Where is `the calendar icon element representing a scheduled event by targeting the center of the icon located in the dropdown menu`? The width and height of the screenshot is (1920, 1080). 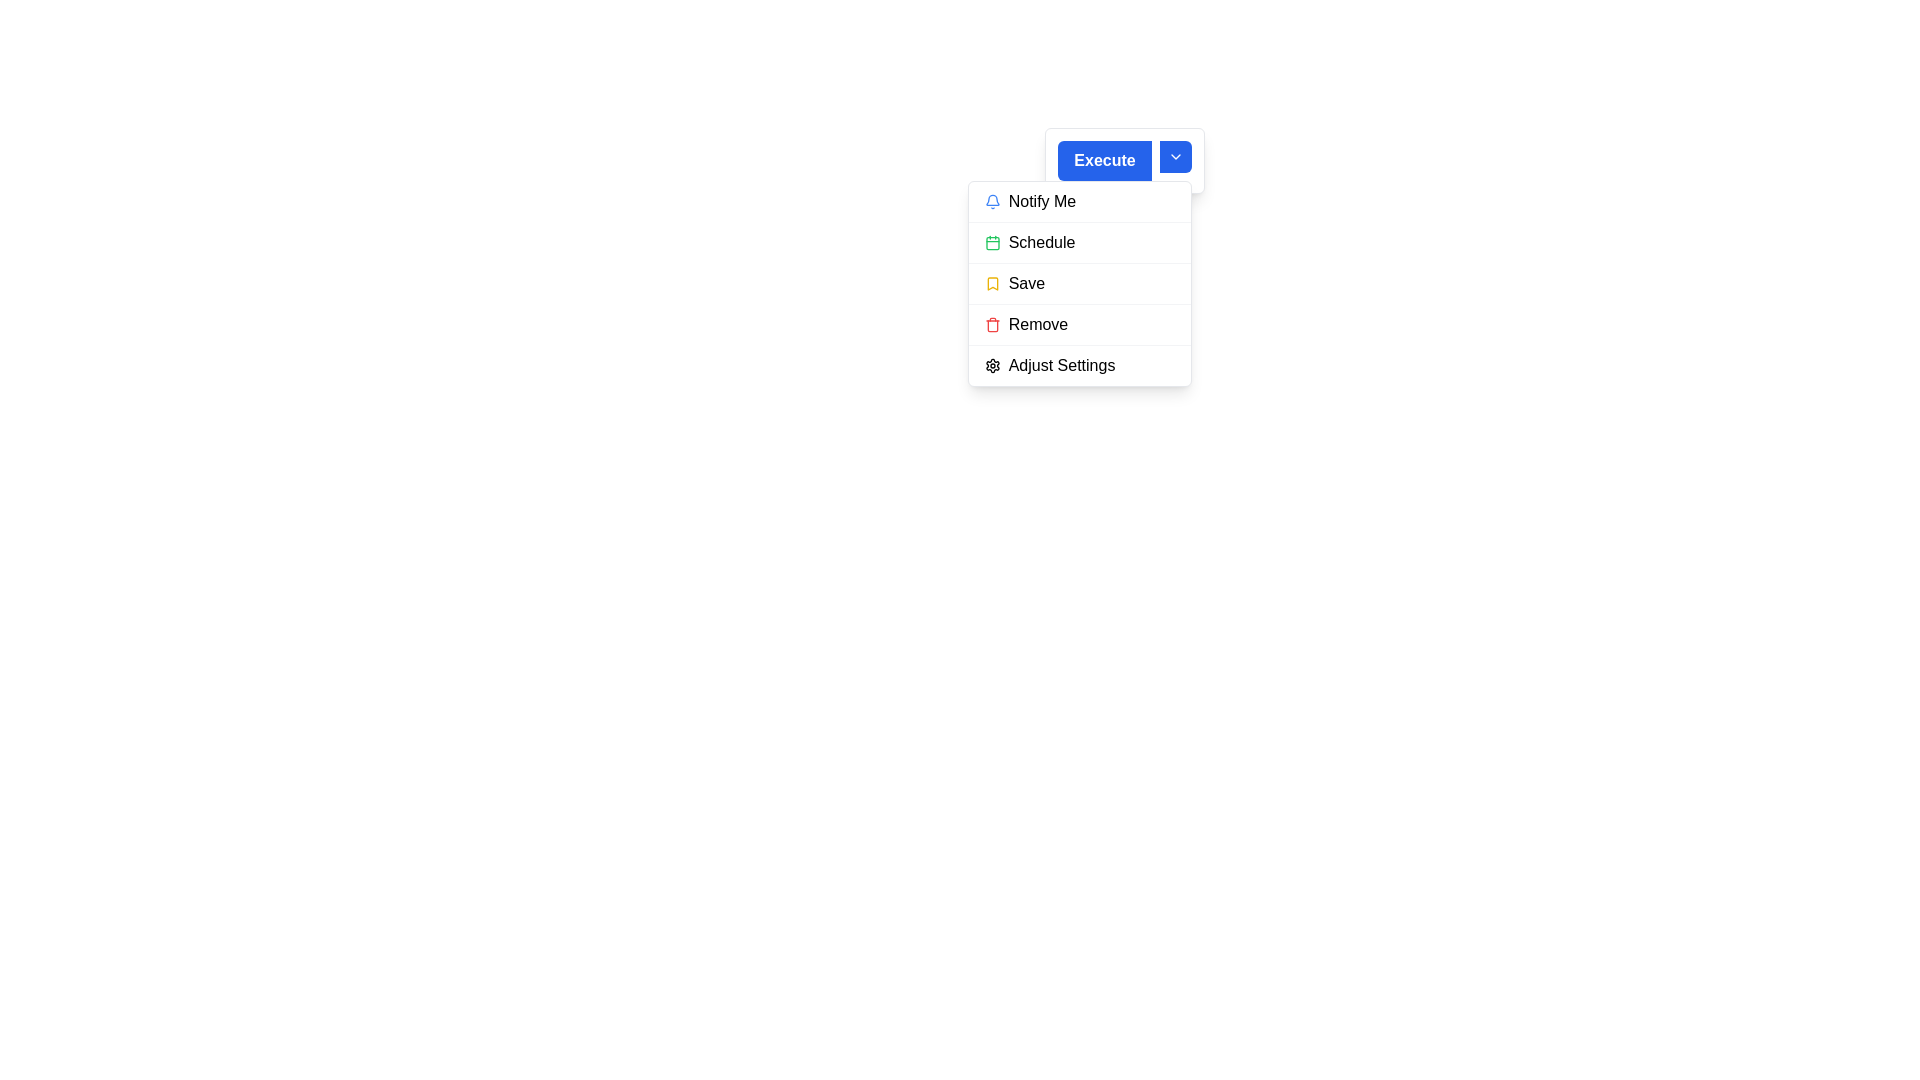
the calendar icon element representing a scheduled event by targeting the center of the icon located in the dropdown menu is located at coordinates (992, 242).